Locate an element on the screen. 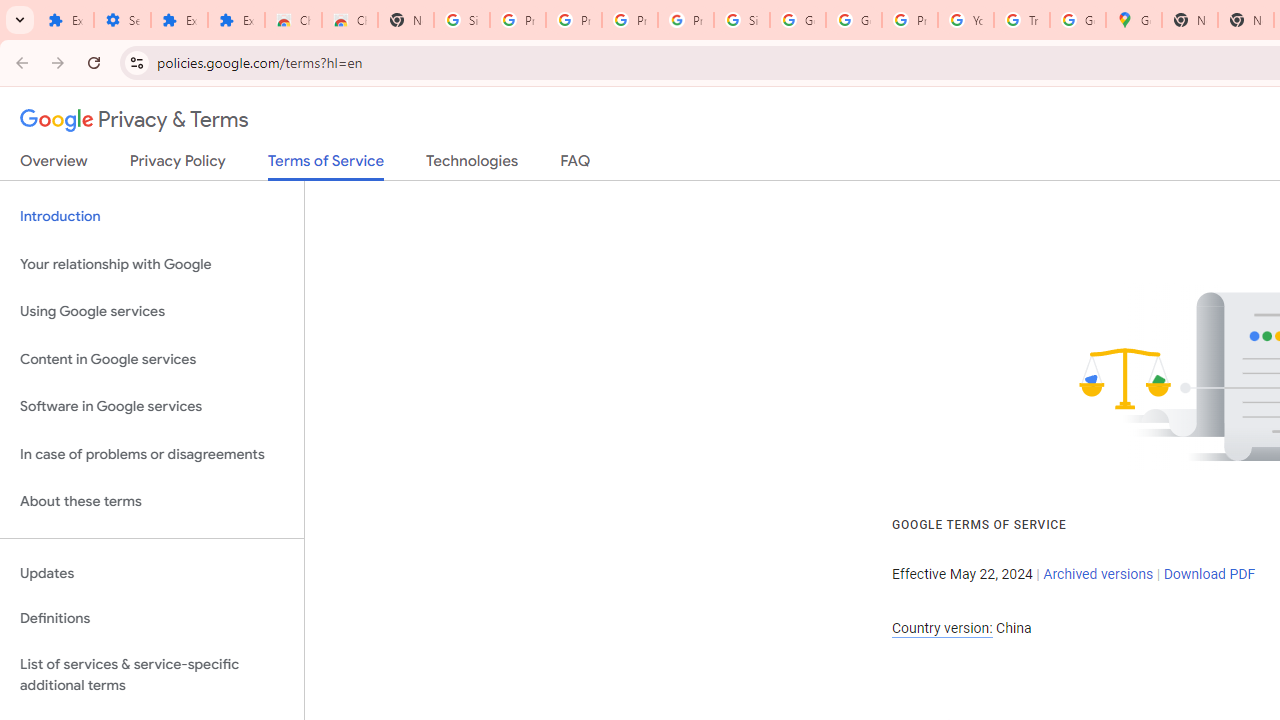 This screenshot has width=1280, height=720. 'Extensions' is located at coordinates (179, 20).